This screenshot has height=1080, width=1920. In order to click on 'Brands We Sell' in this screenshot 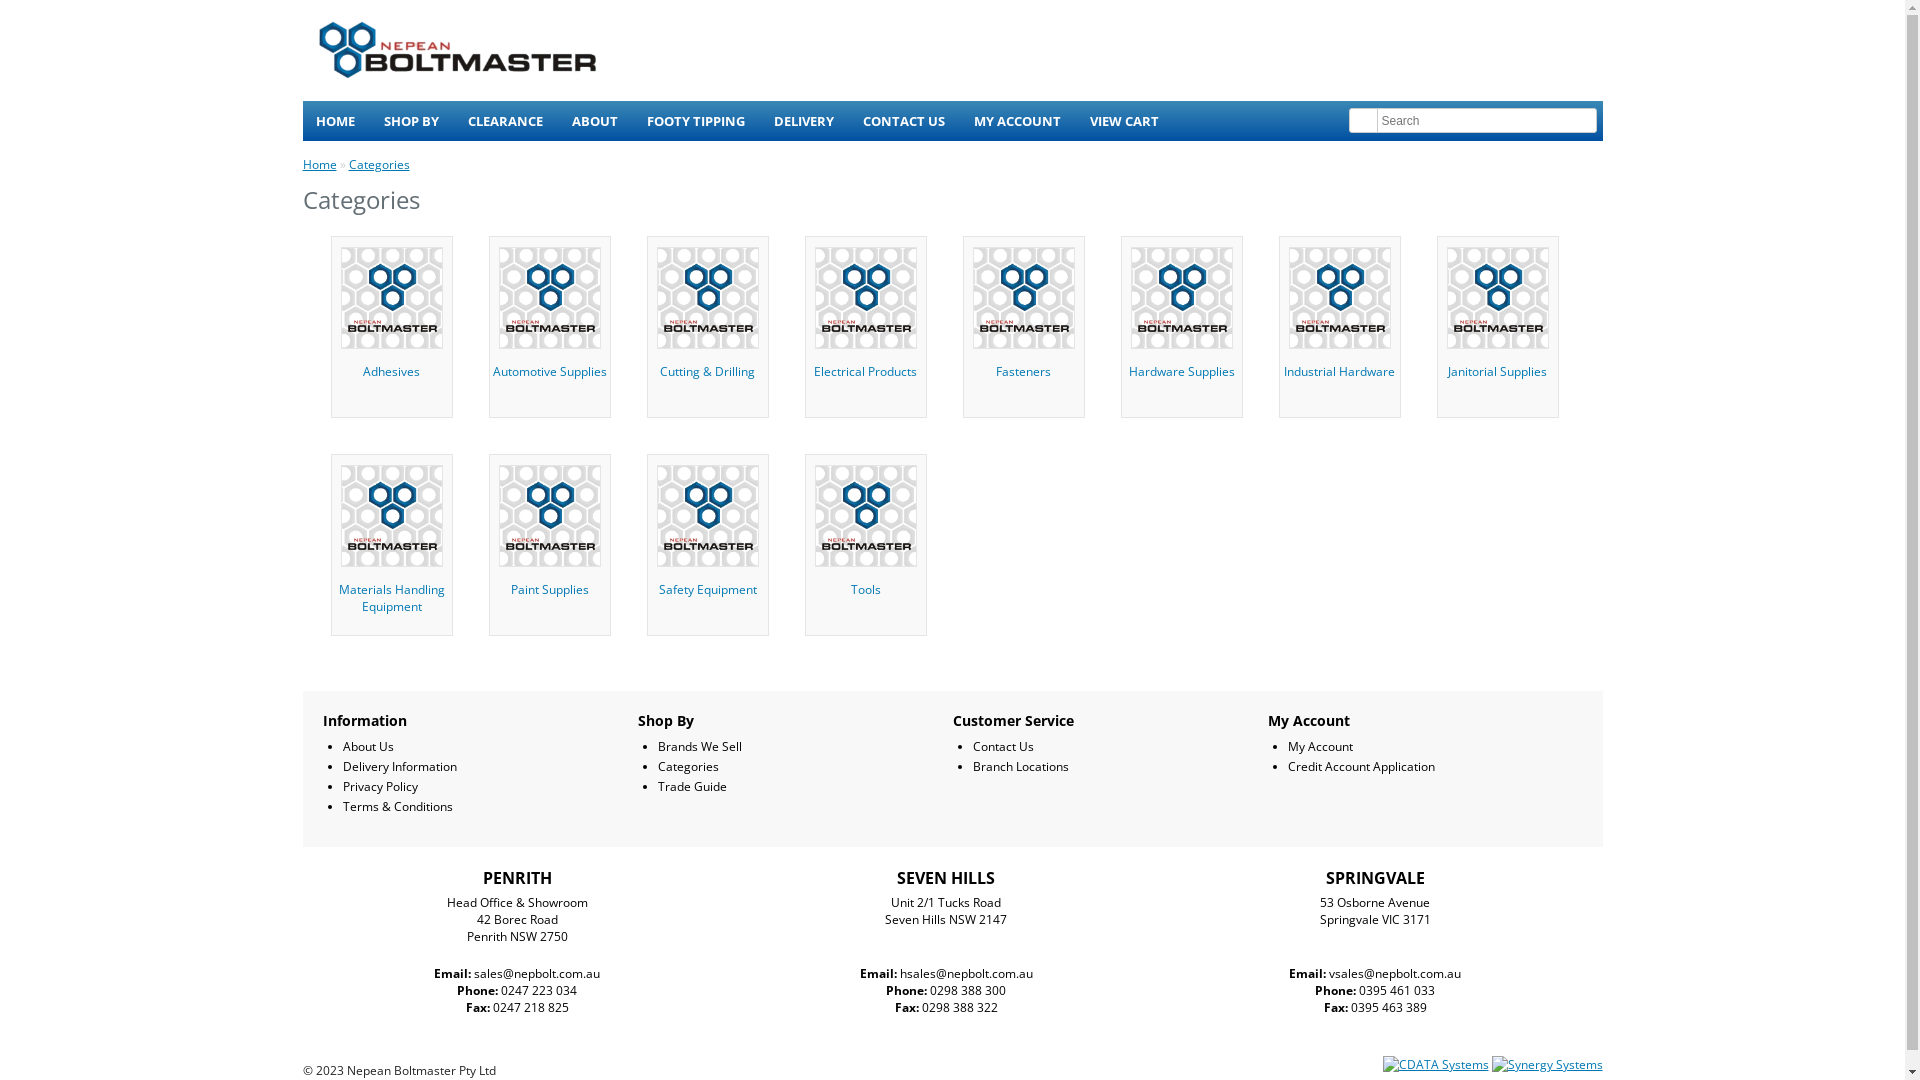, I will do `click(700, 746)`.